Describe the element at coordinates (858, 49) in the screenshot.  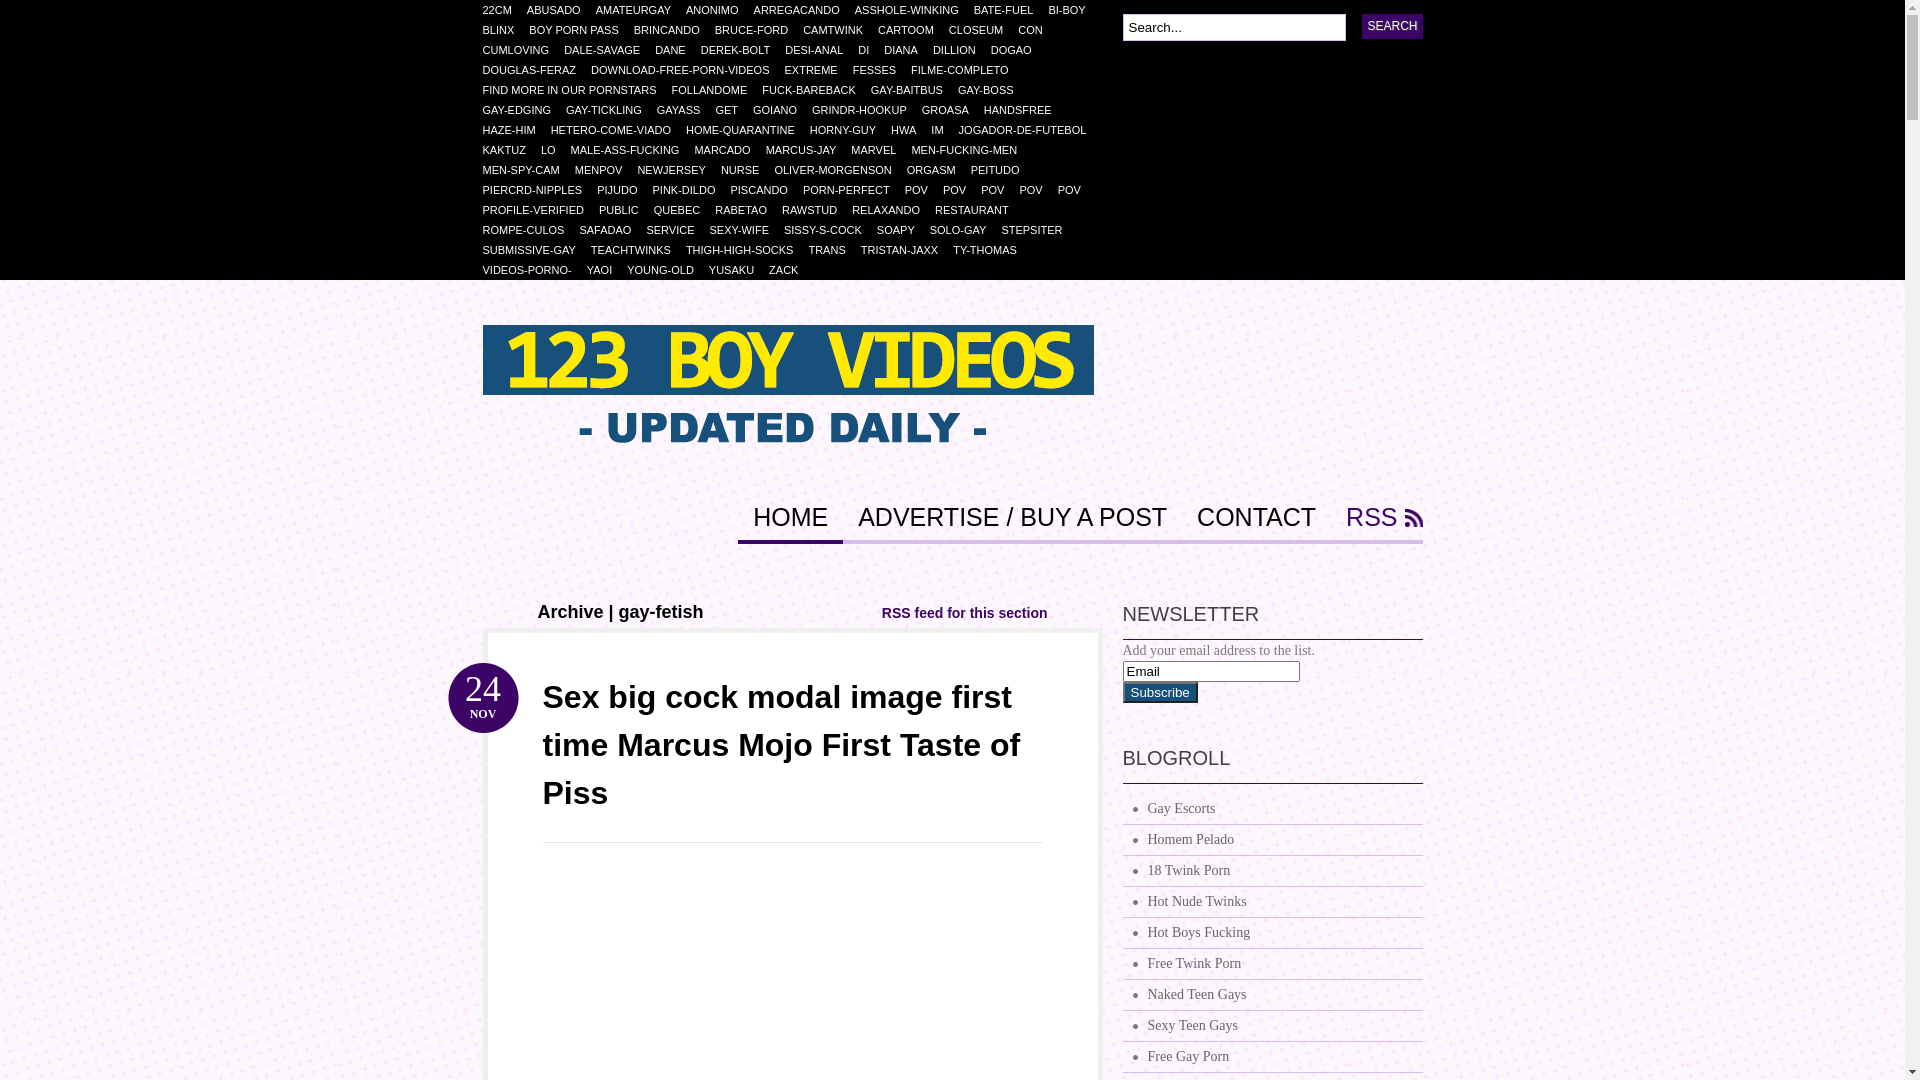
I see `'DI'` at that location.